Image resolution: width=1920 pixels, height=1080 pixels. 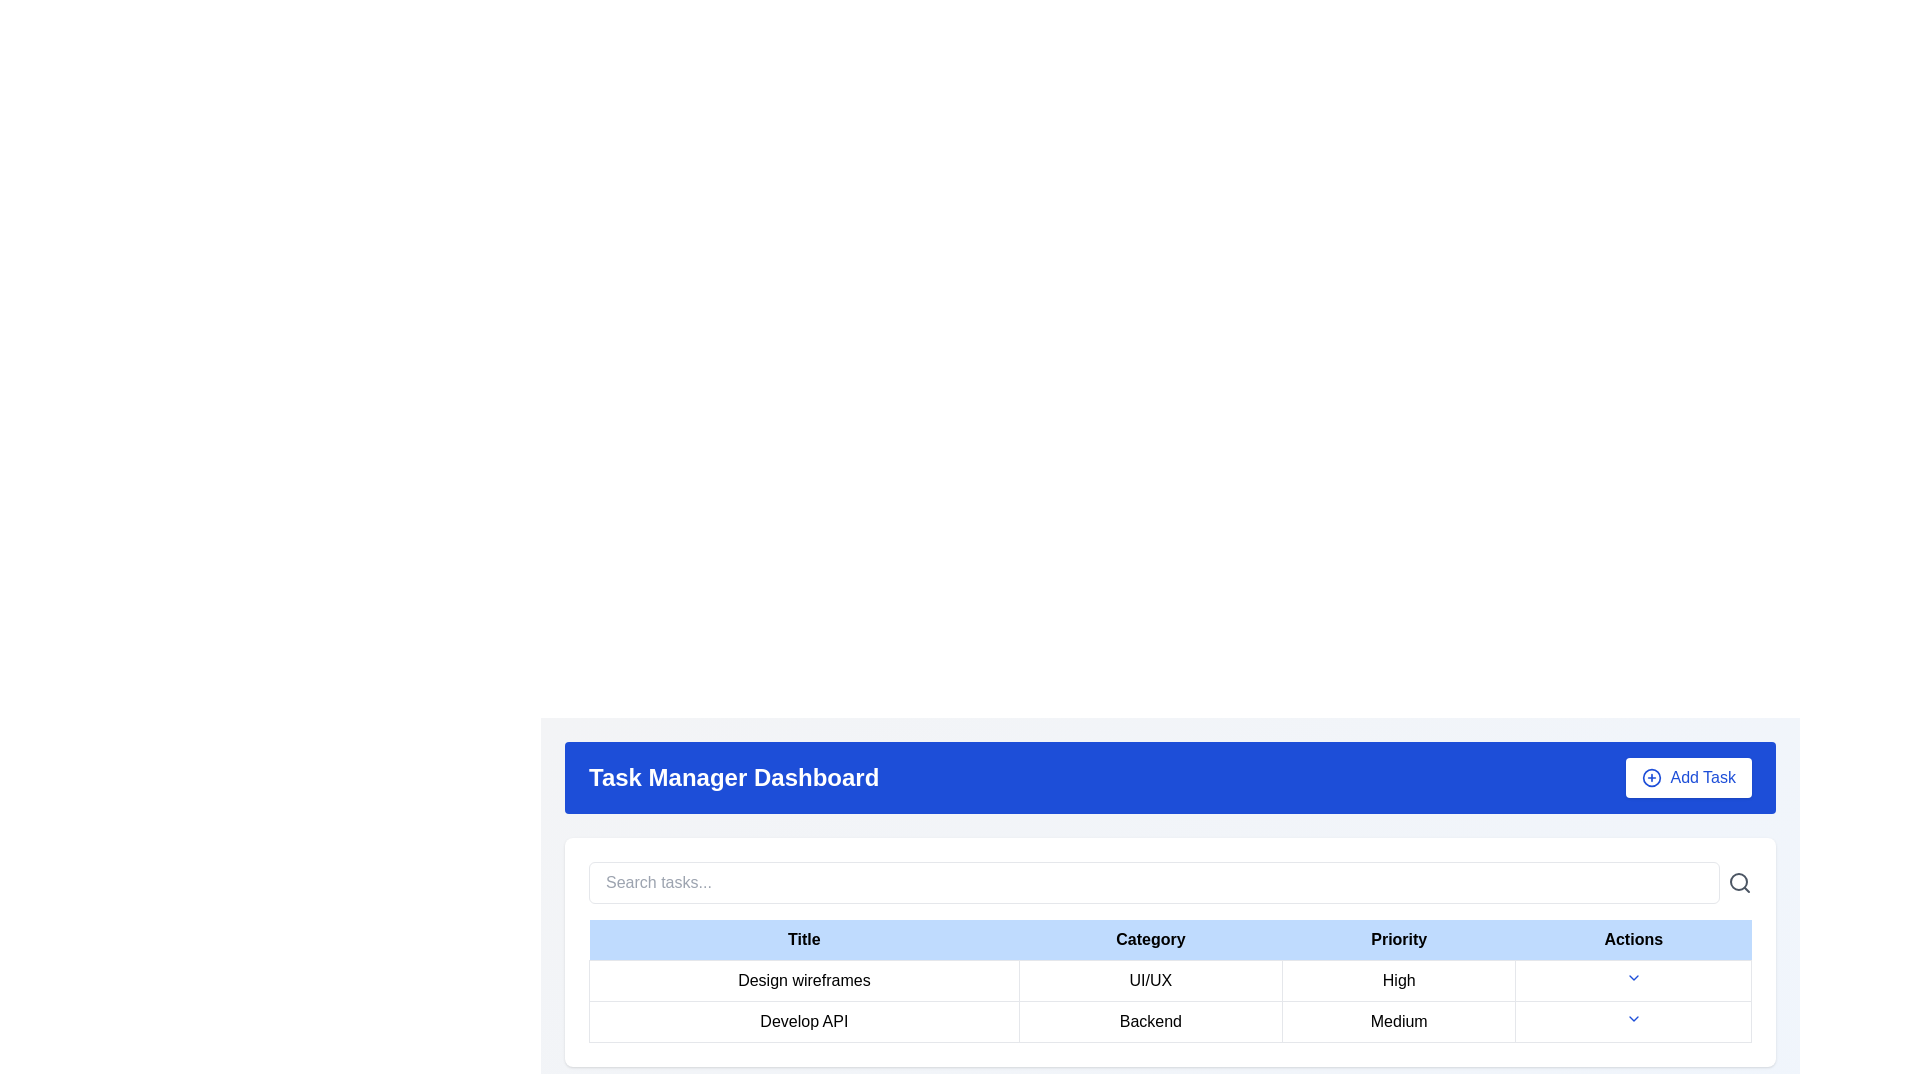 I want to click on title text label located on the left side of the header section of the dashboard, which serves as the primary identifier for the interface, so click(x=733, y=777).